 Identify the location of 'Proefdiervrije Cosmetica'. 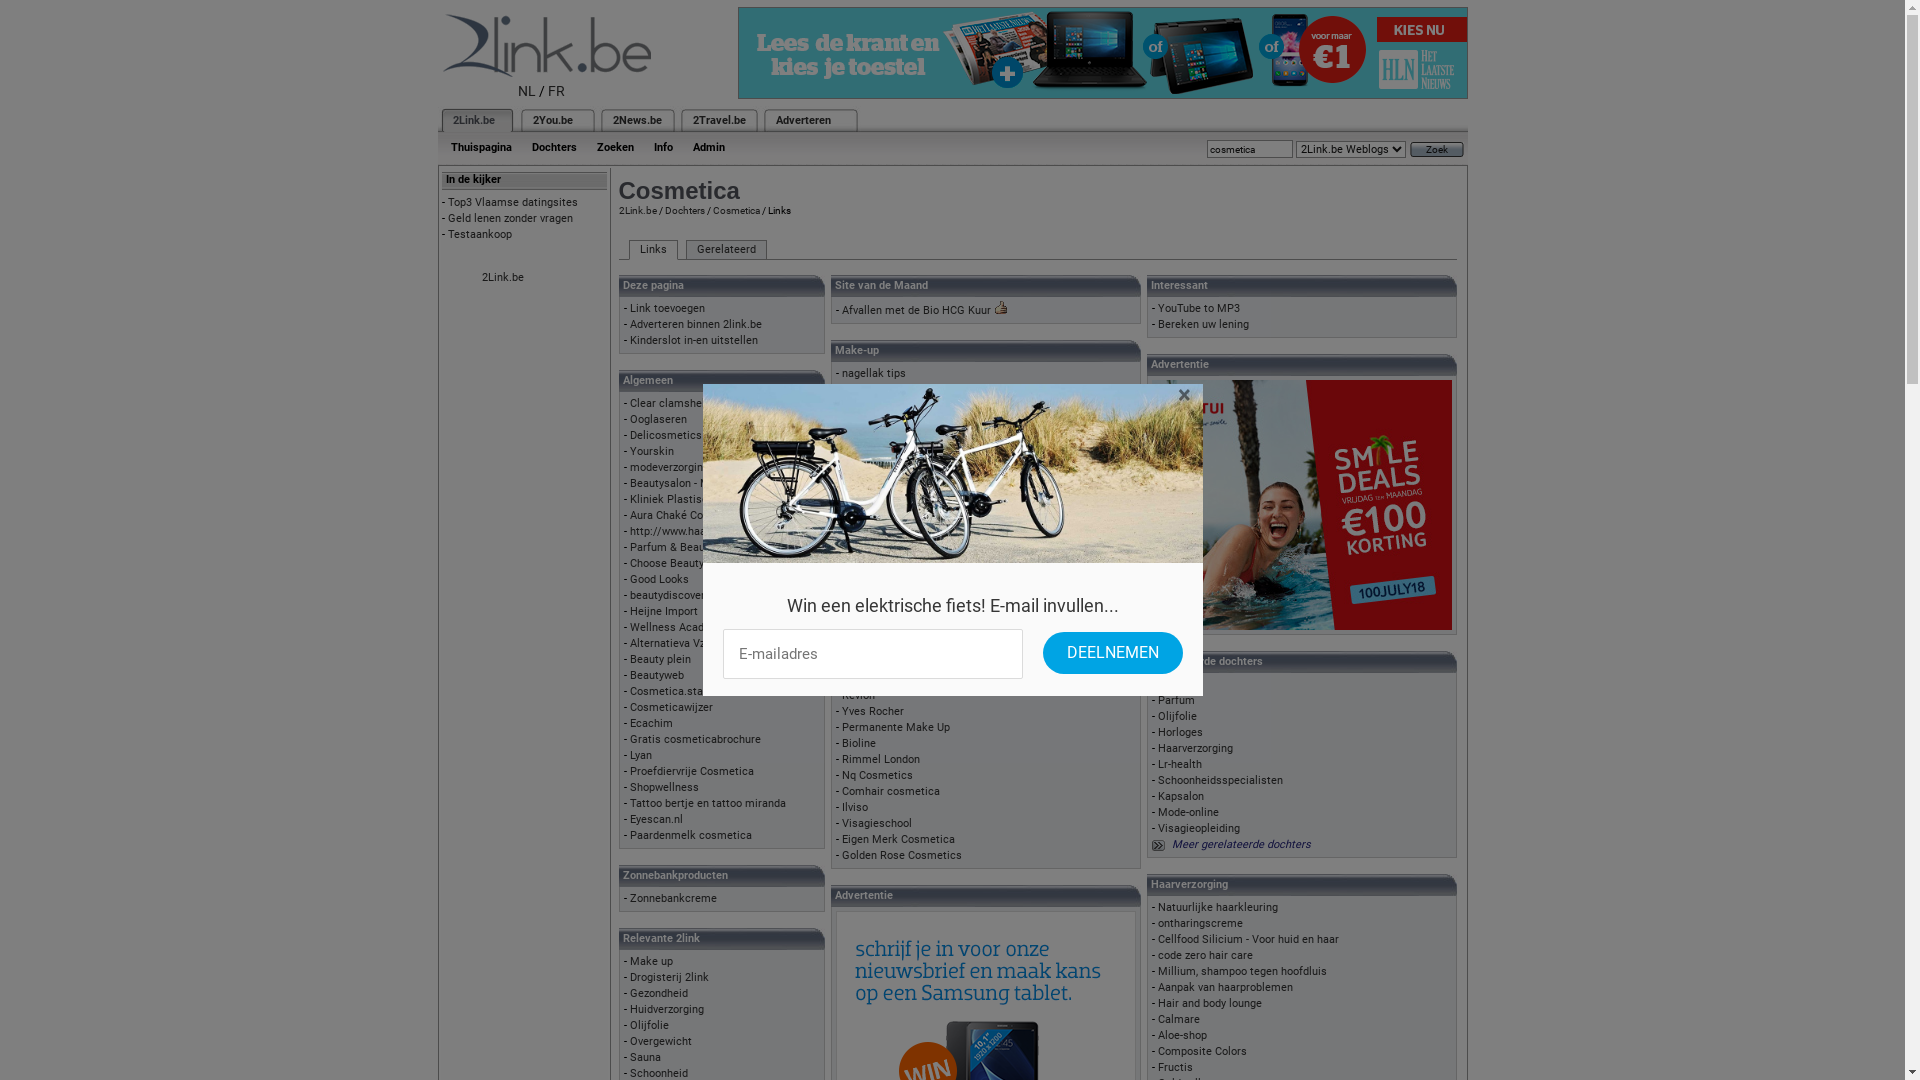
(691, 770).